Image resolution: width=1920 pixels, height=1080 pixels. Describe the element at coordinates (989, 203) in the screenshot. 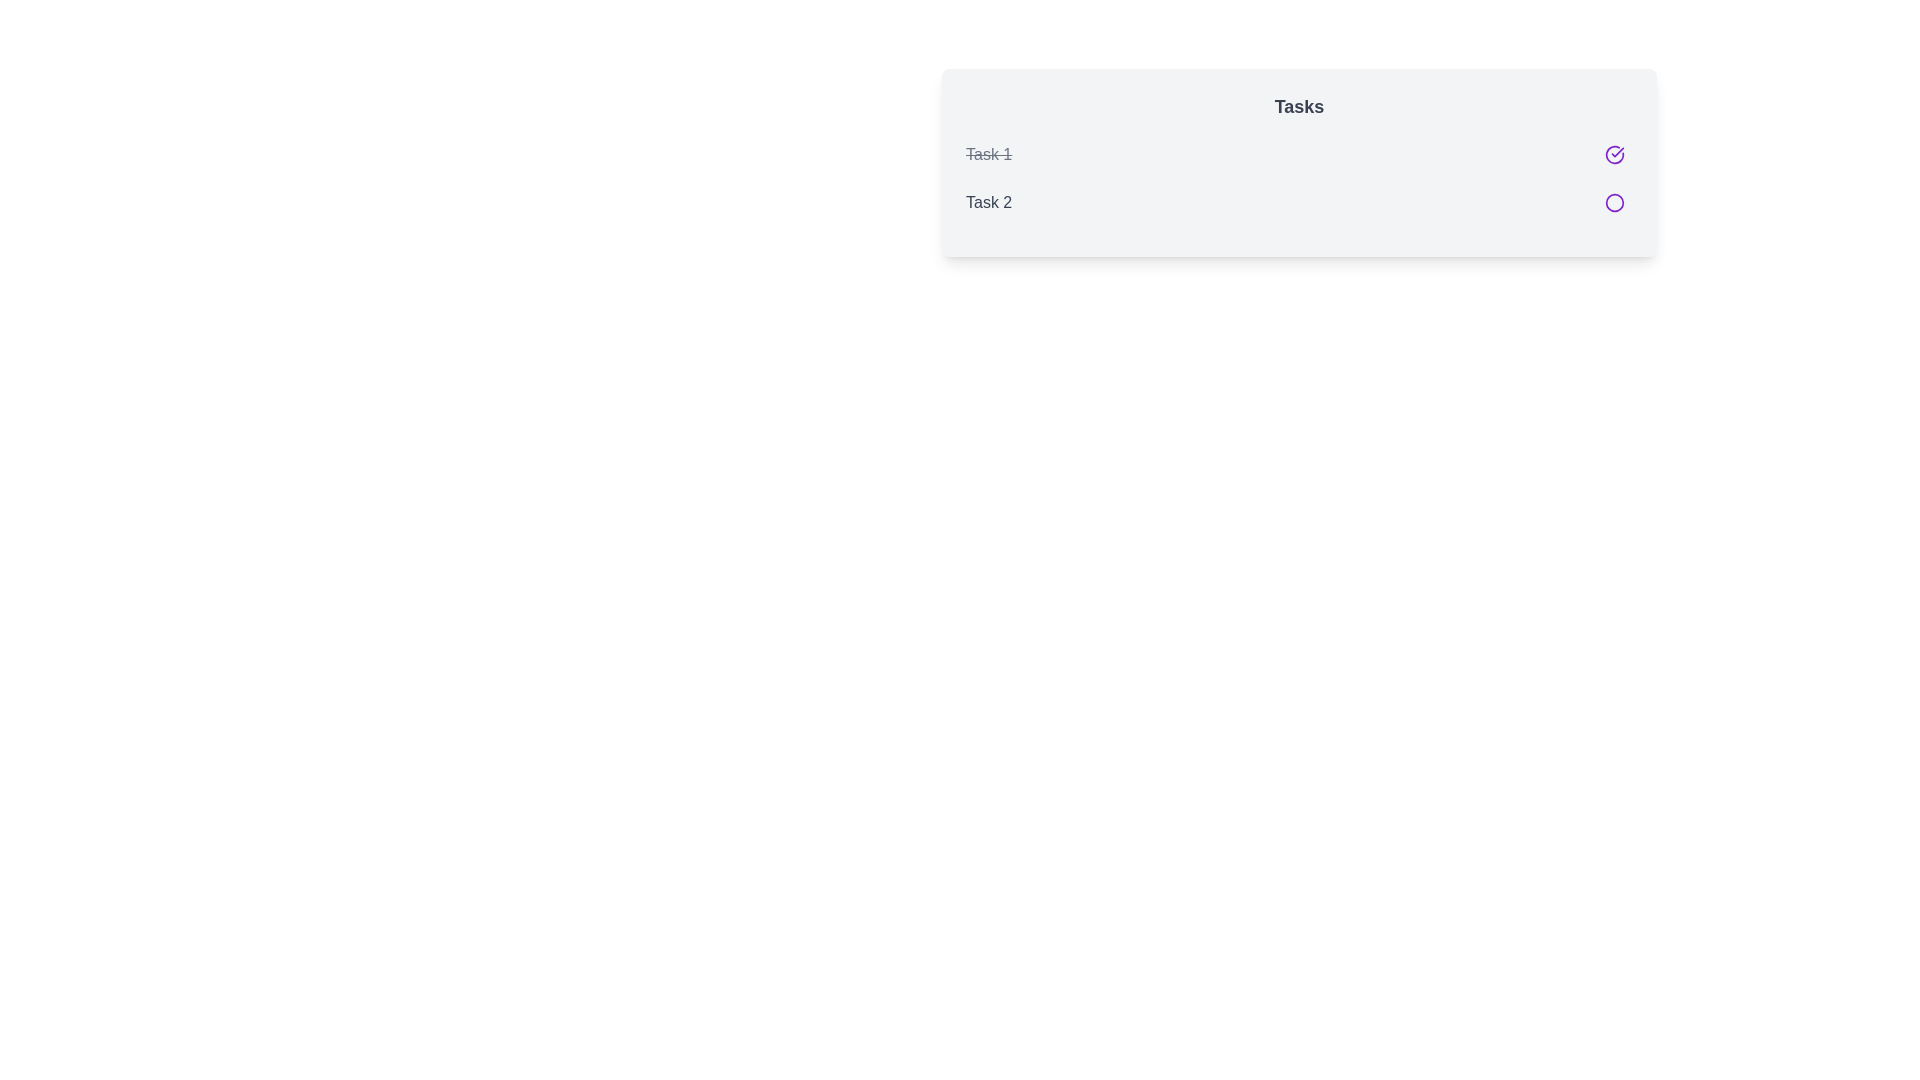

I see `the static text label displaying 'Task 2' in gray color, located below 'Task 1' within the task list` at that location.